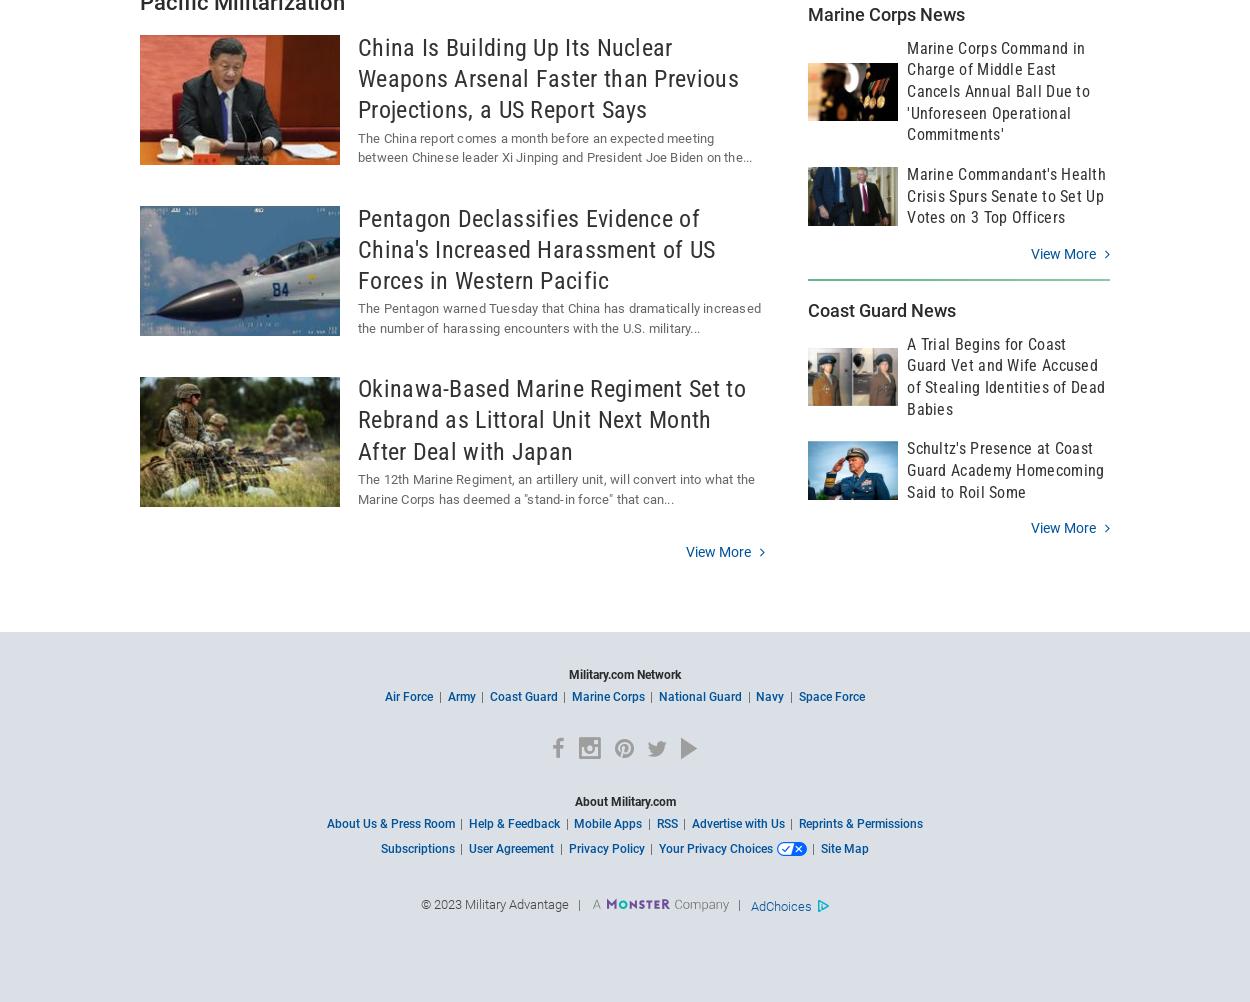  Describe the element at coordinates (843, 847) in the screenshot. I see `'Site Map'` at that location.